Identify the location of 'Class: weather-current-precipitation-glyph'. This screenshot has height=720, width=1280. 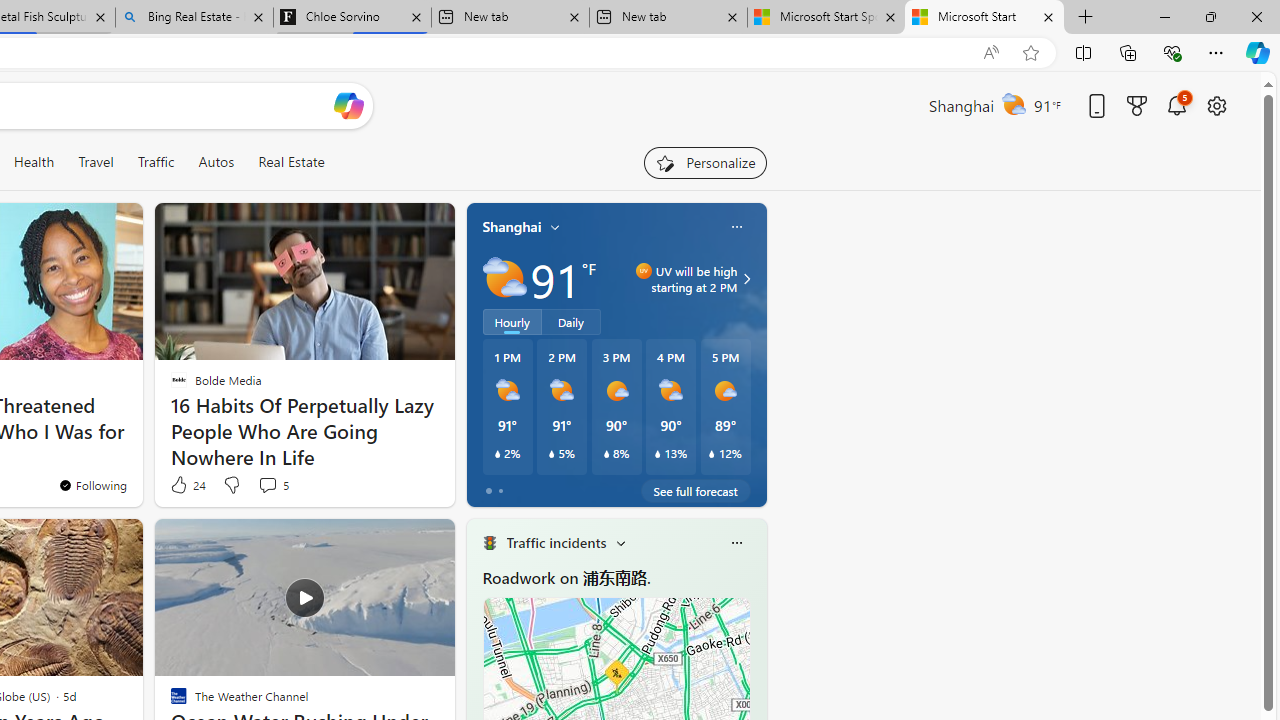
(712, 453).